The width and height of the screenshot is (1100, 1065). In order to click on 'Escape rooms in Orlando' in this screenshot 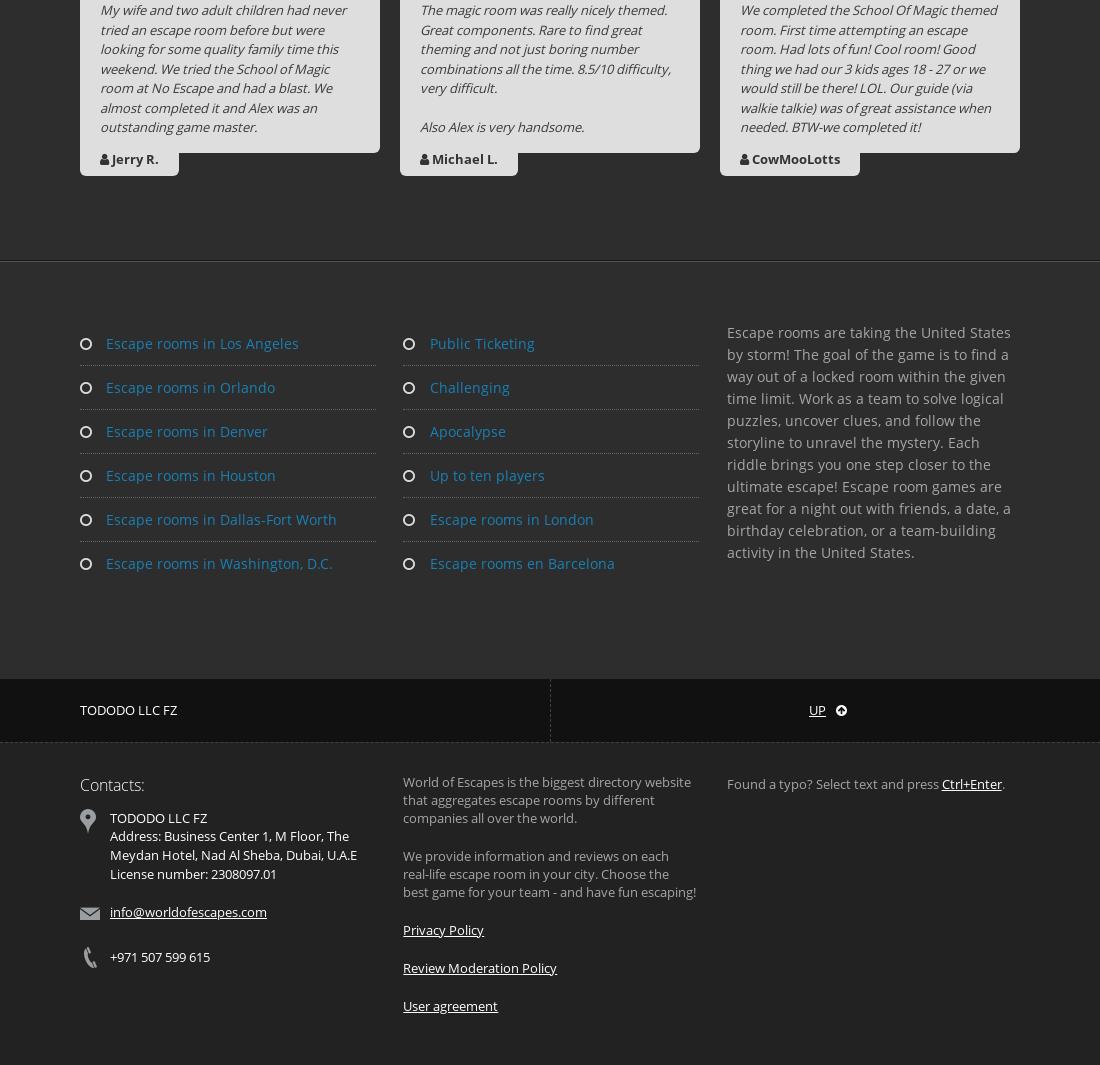, I will do `click(187, 385)`.